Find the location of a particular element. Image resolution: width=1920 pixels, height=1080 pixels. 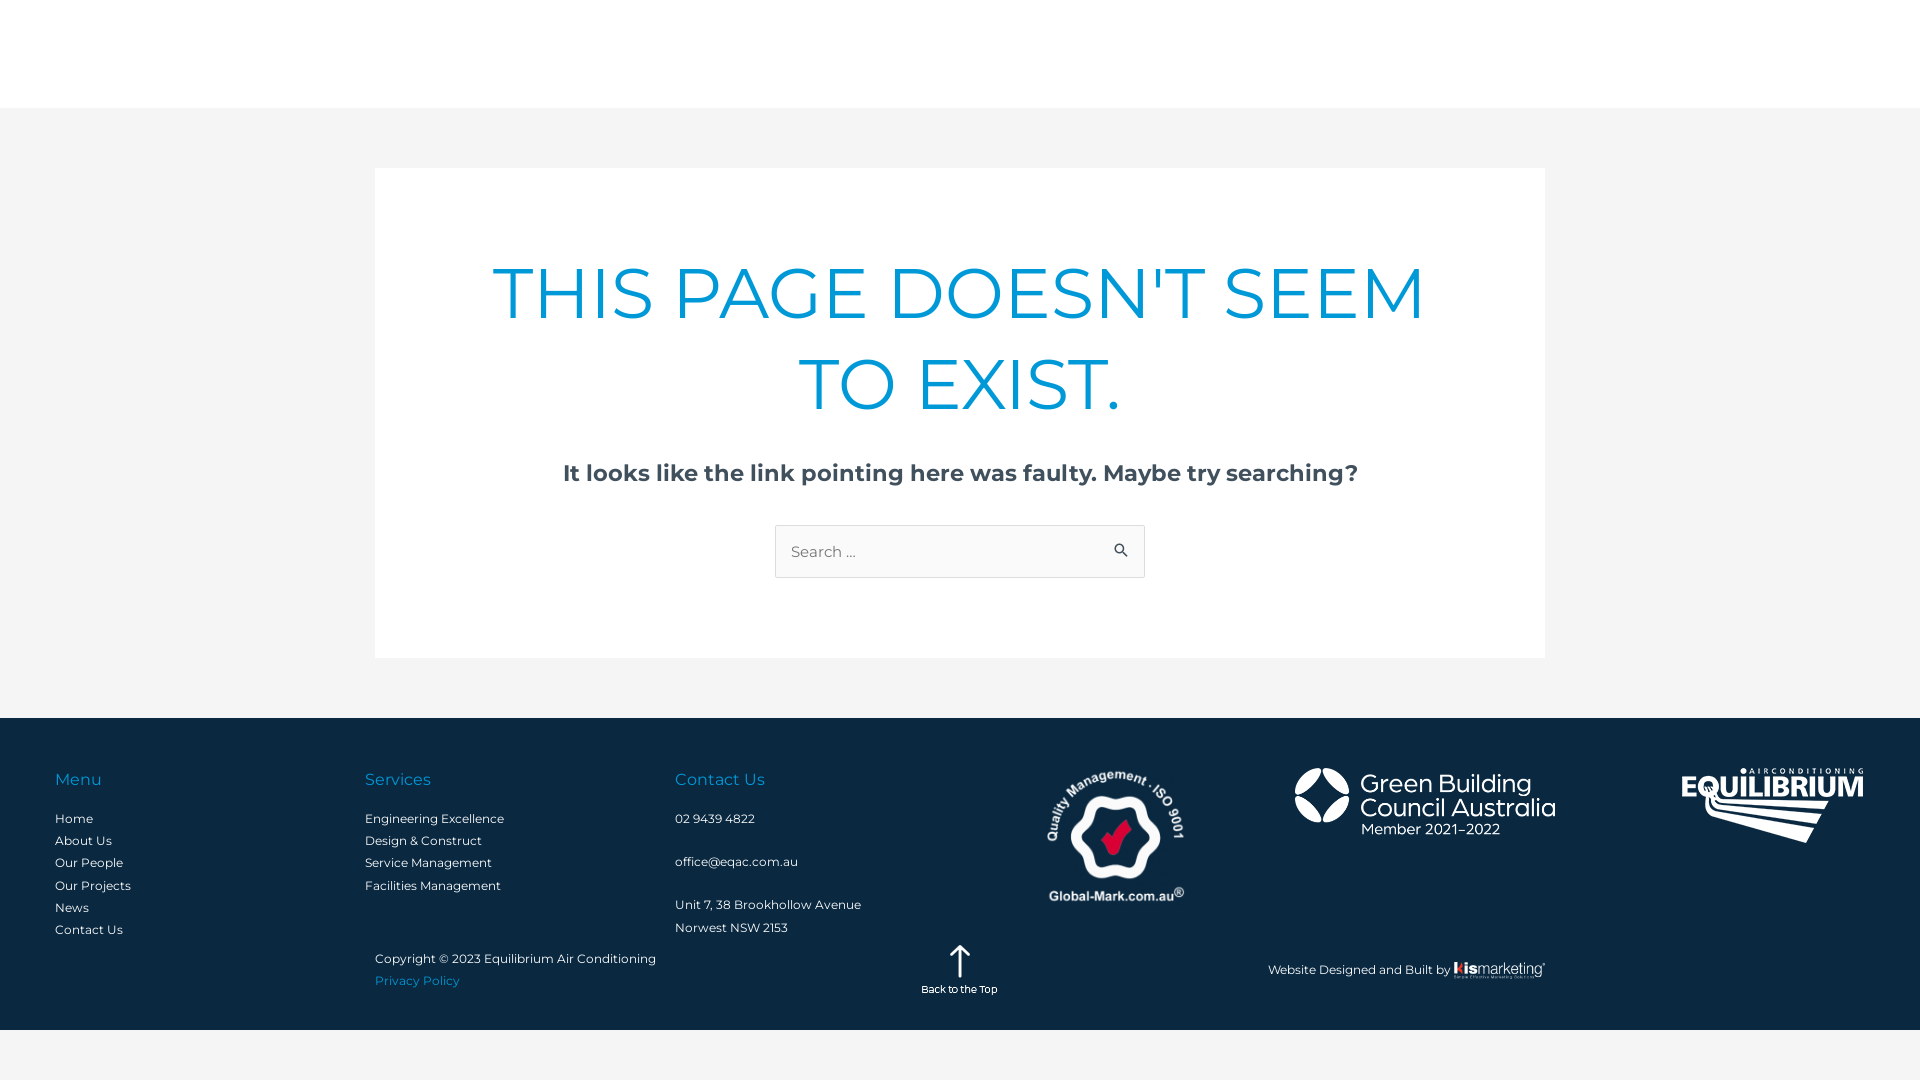

'Privacy Policy' is located at coordinates (374, 979).